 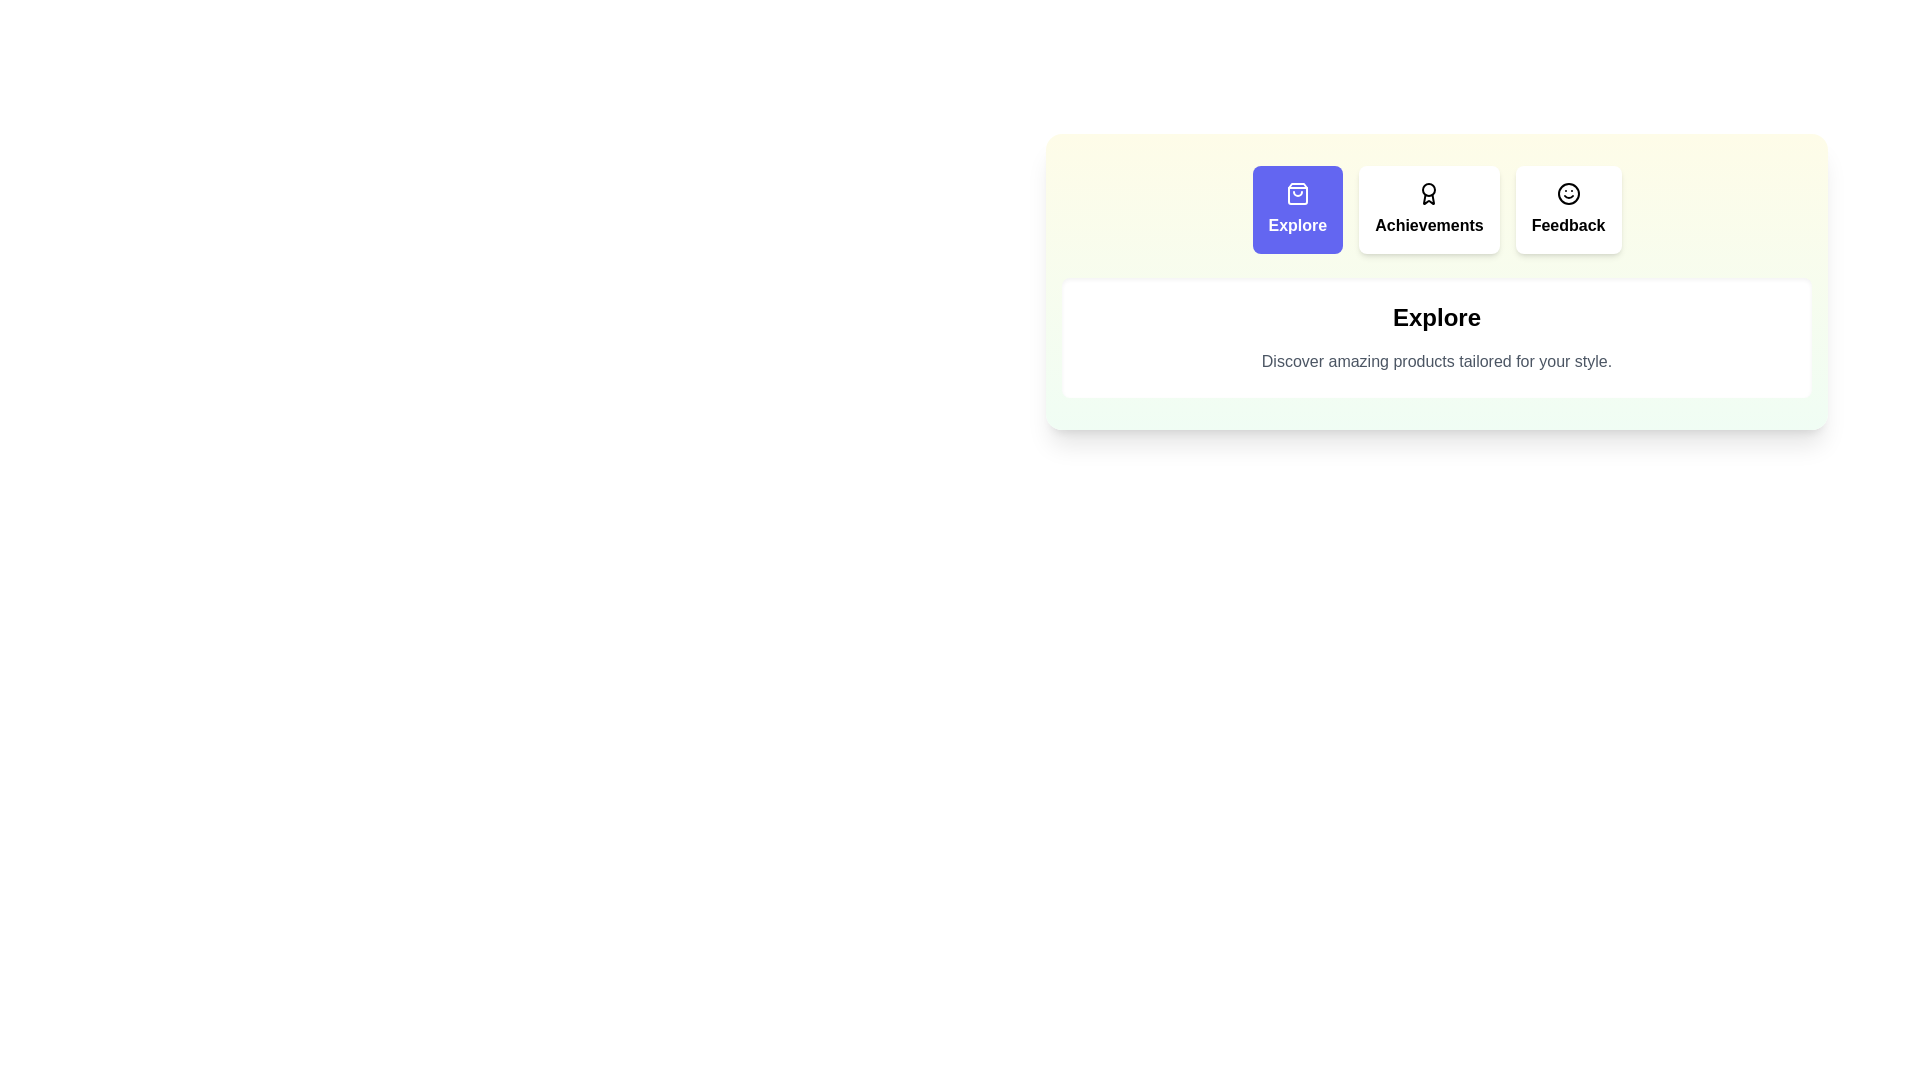 What do you see at coordinates (1428, 209) in the screenshot?
I see `the tab labeled Achievements to observe the hover effect` at bounding box center [1428, 209].